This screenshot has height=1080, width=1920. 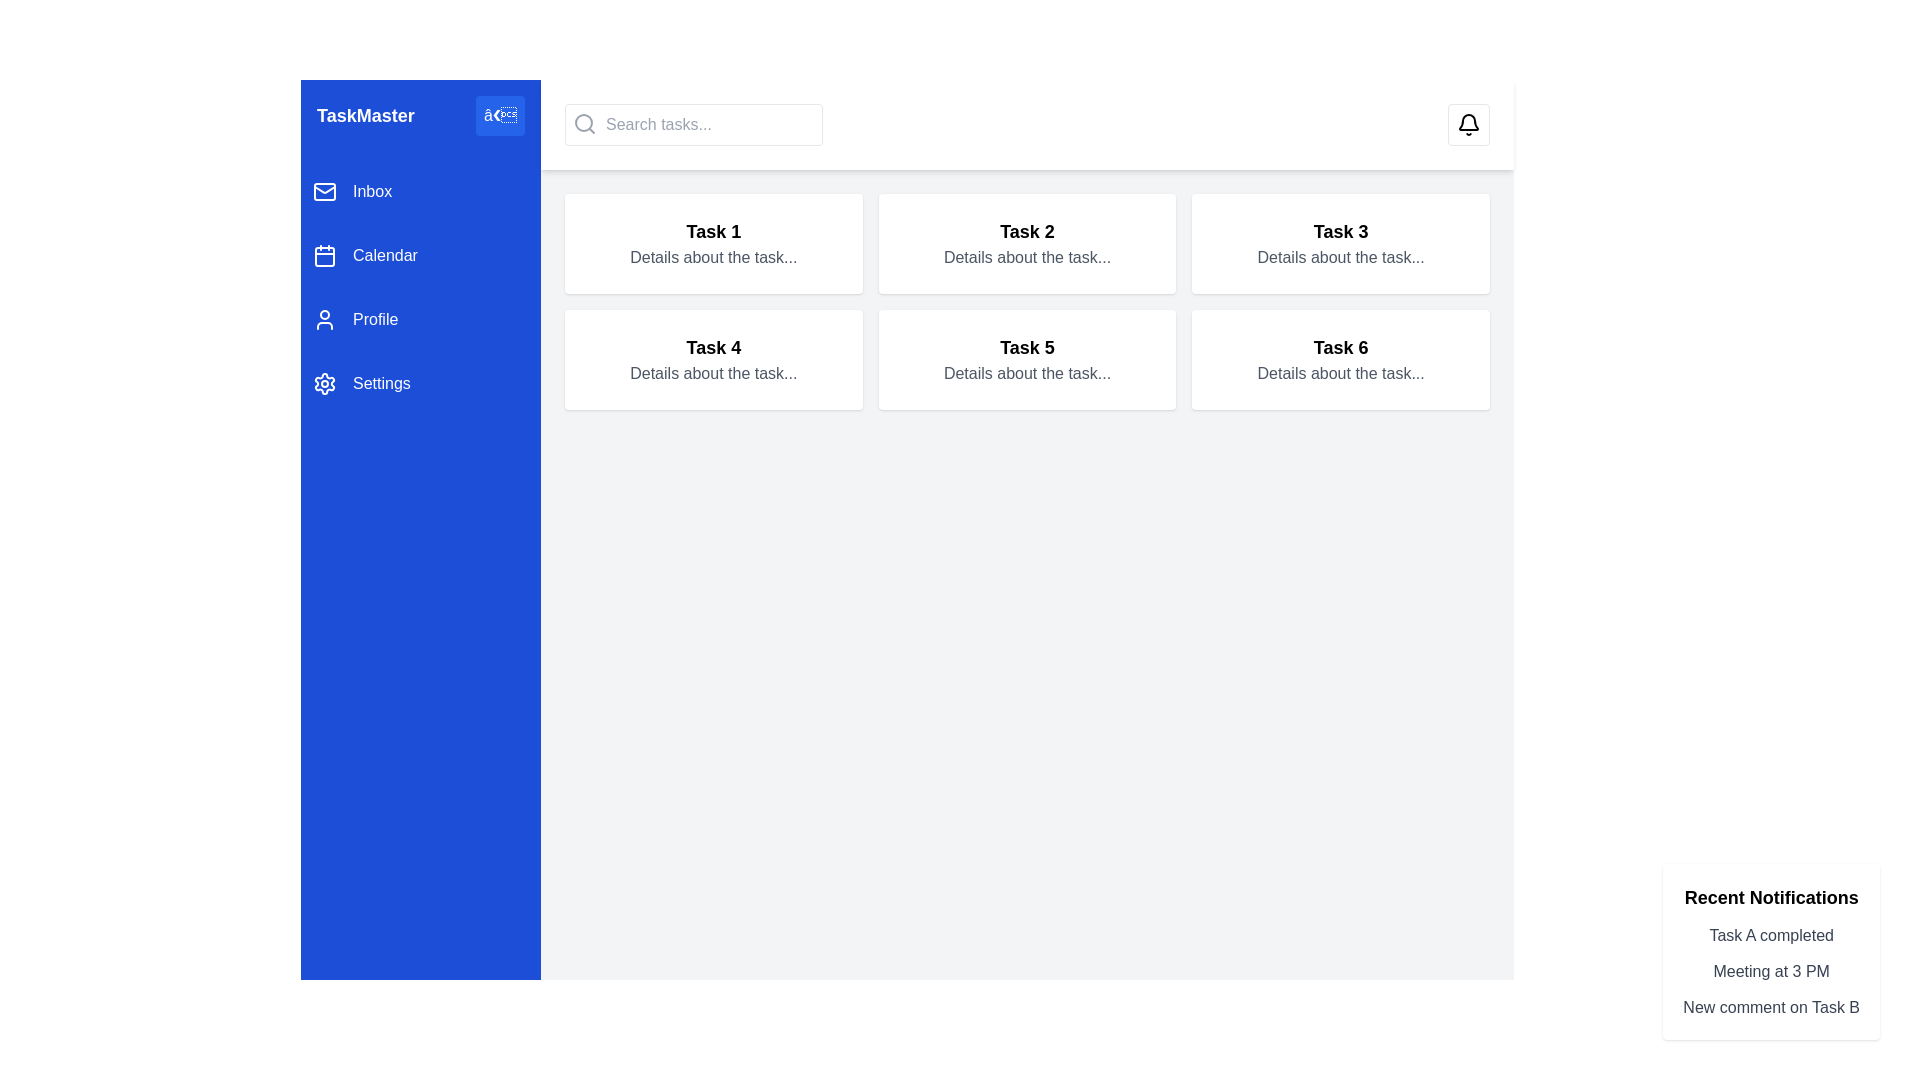 I want to click on the text element displaying 'Task 3' which is located prominently above additional text details in the top-right card of the grid layout, so click(x=1341, y=230).